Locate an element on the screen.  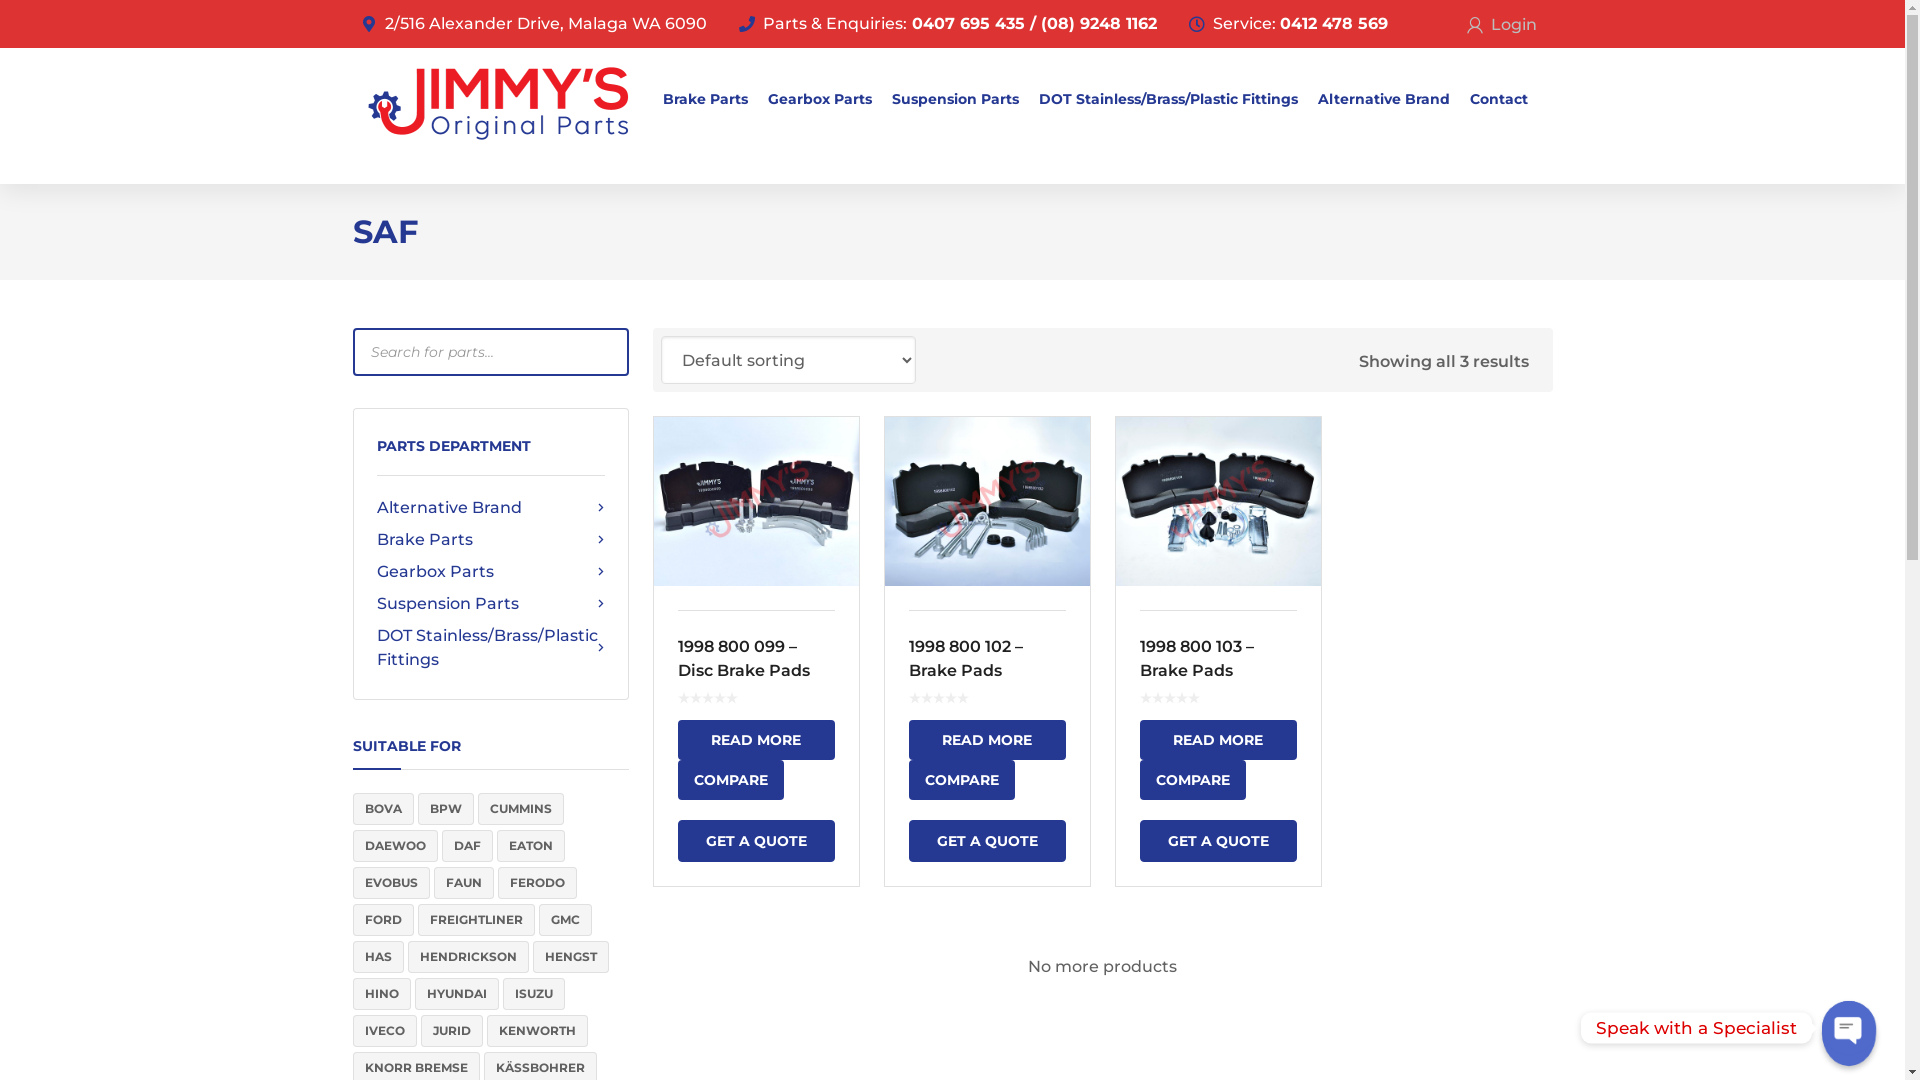
'HENDRICKSON' is located at coordinates (467, 955).